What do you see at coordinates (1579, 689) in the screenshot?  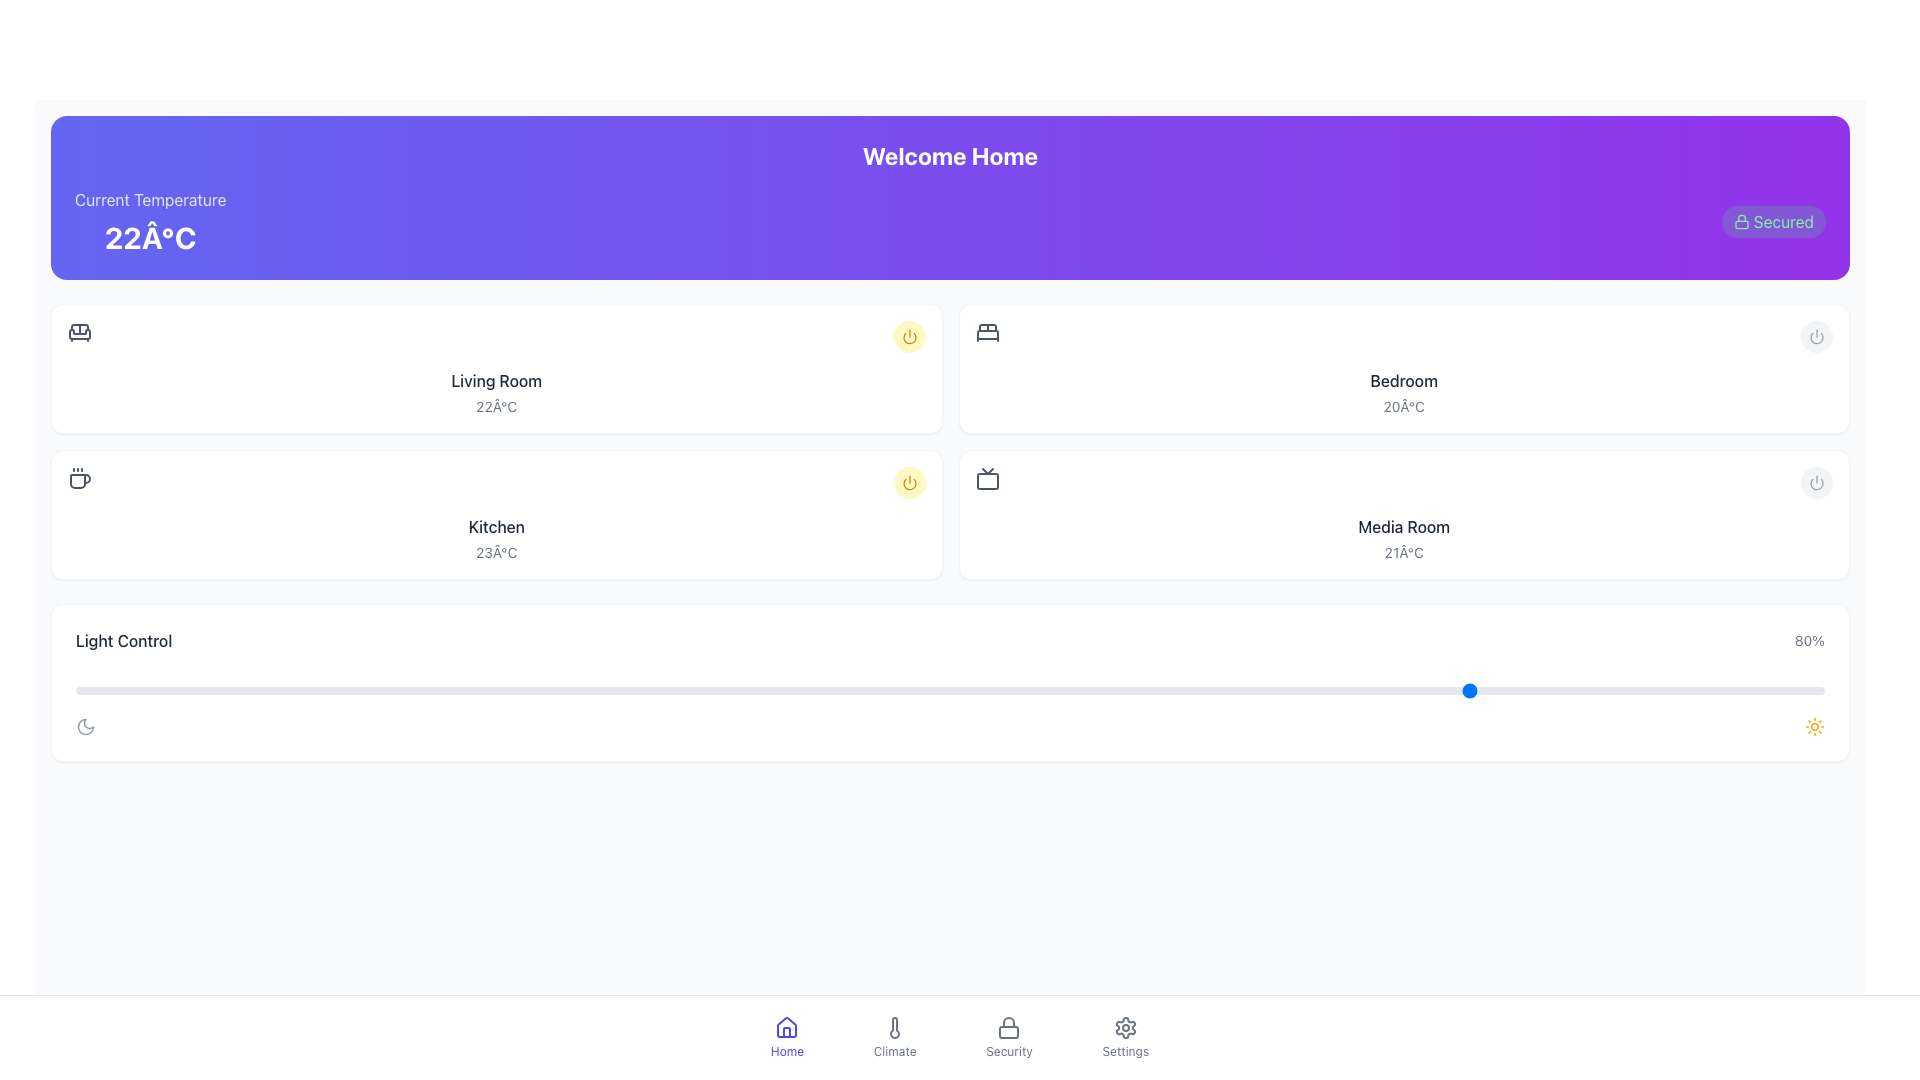 I see `the slider` at bounding box center [1579, 689].